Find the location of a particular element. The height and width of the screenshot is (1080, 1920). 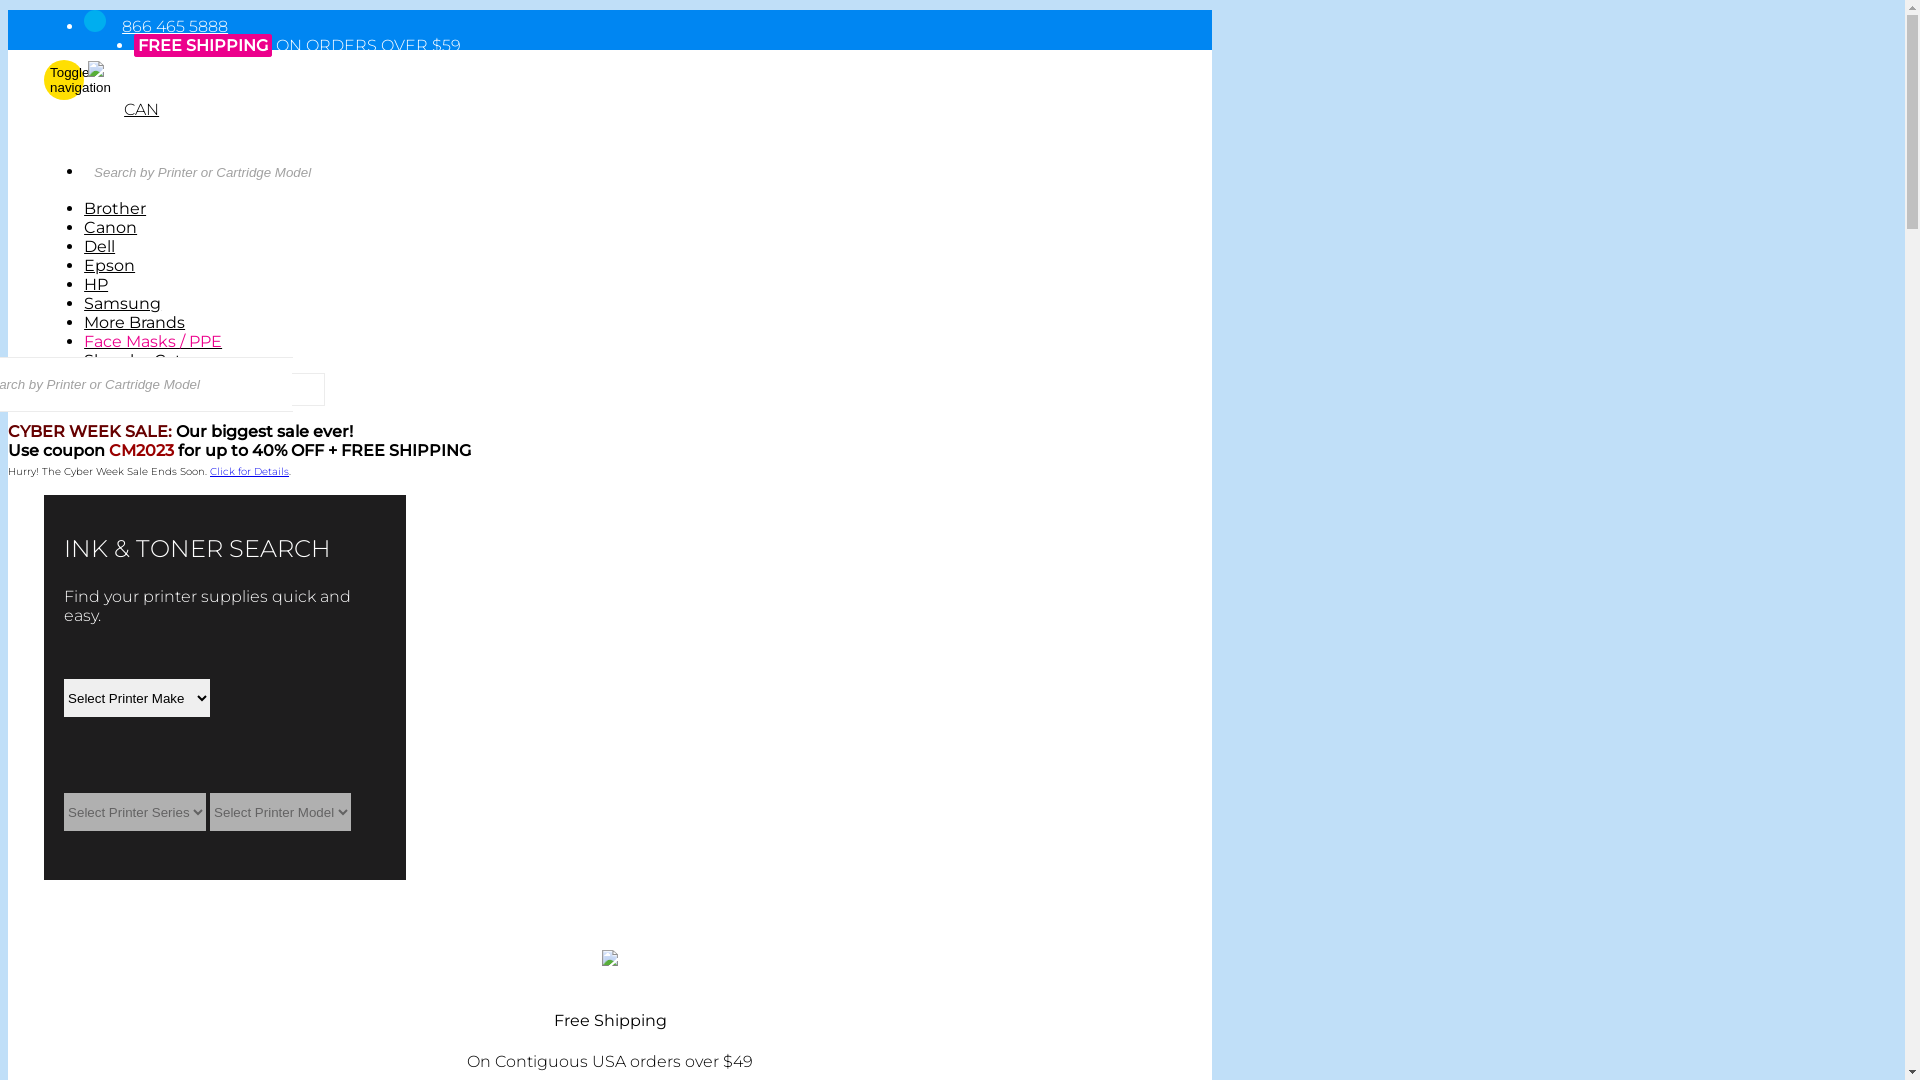

'  My Account' is located at coordinates (133, 128).